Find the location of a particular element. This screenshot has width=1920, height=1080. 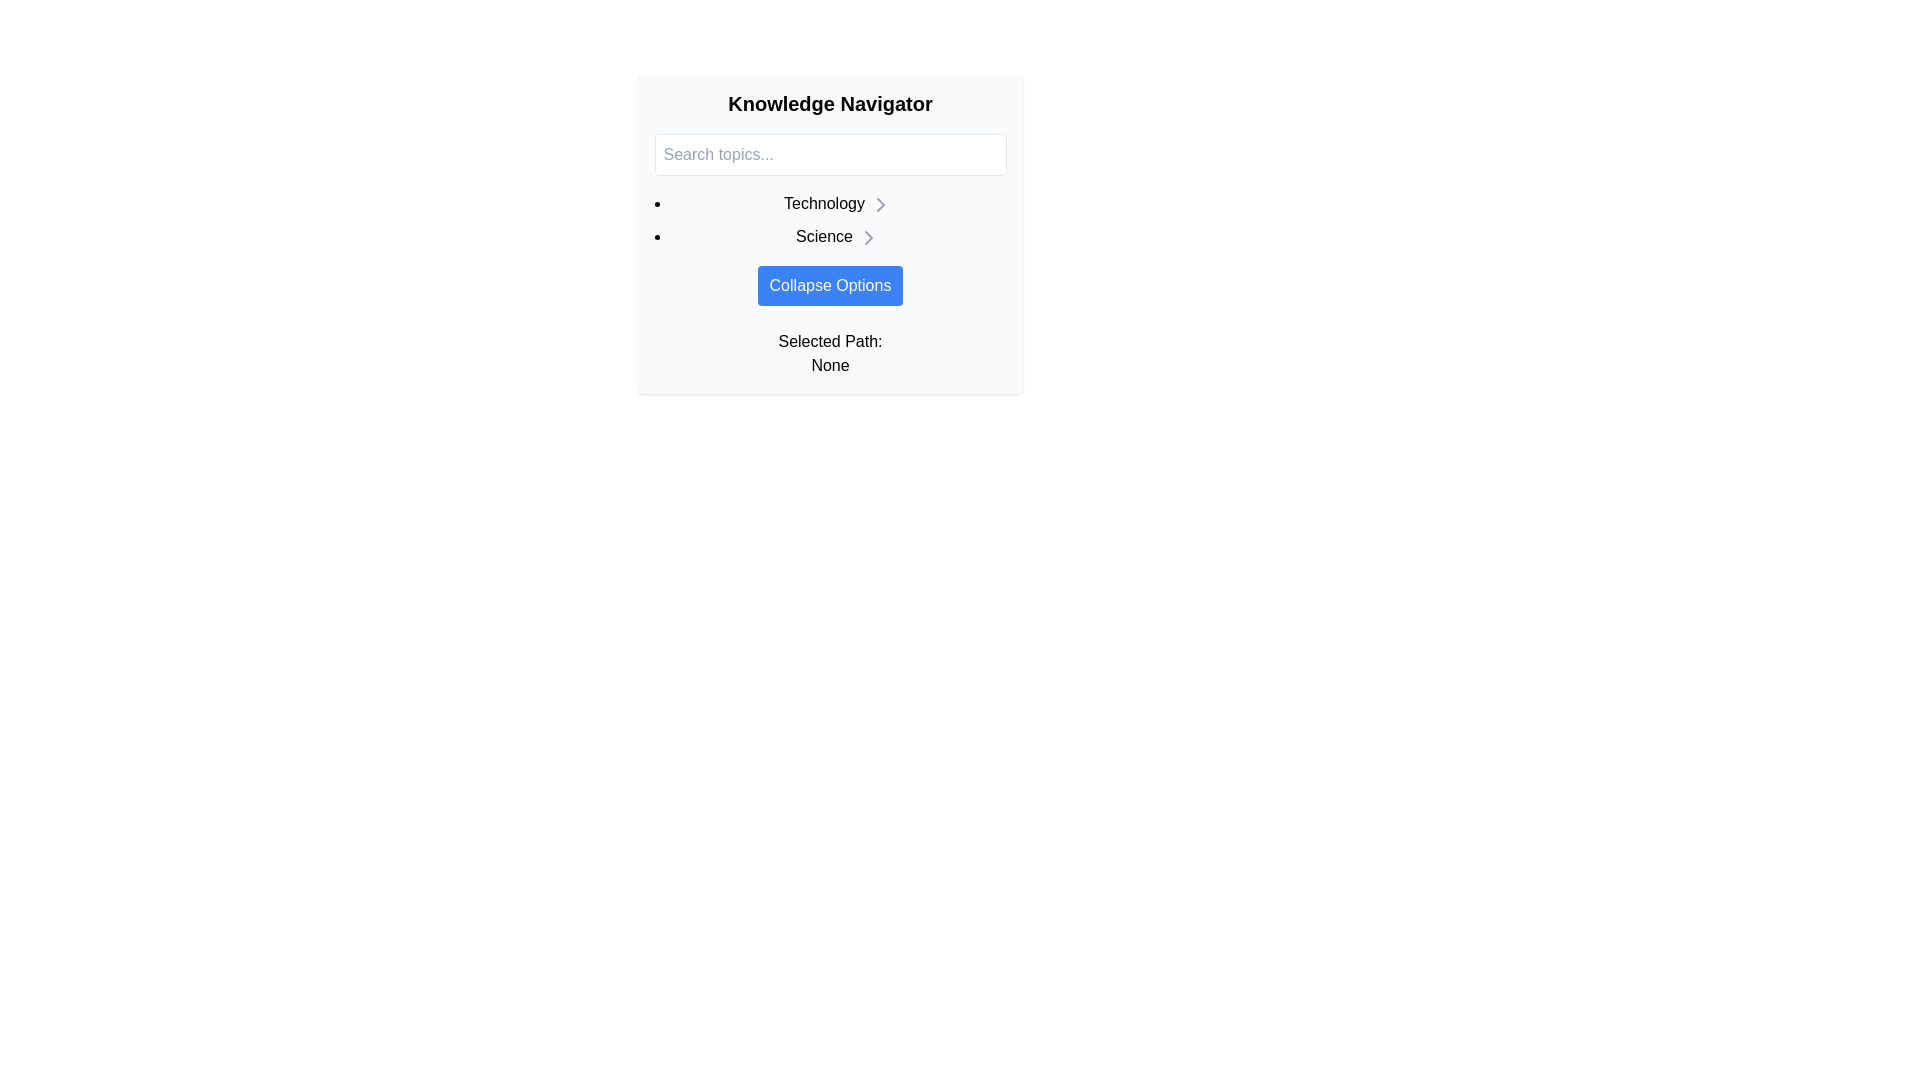

the 'Technology' entry in the List component with navigation links, which is styled with bullet points and hover effects, located below the search bar and above the 'Collapse Options' button is located at coordinates (830, 220).